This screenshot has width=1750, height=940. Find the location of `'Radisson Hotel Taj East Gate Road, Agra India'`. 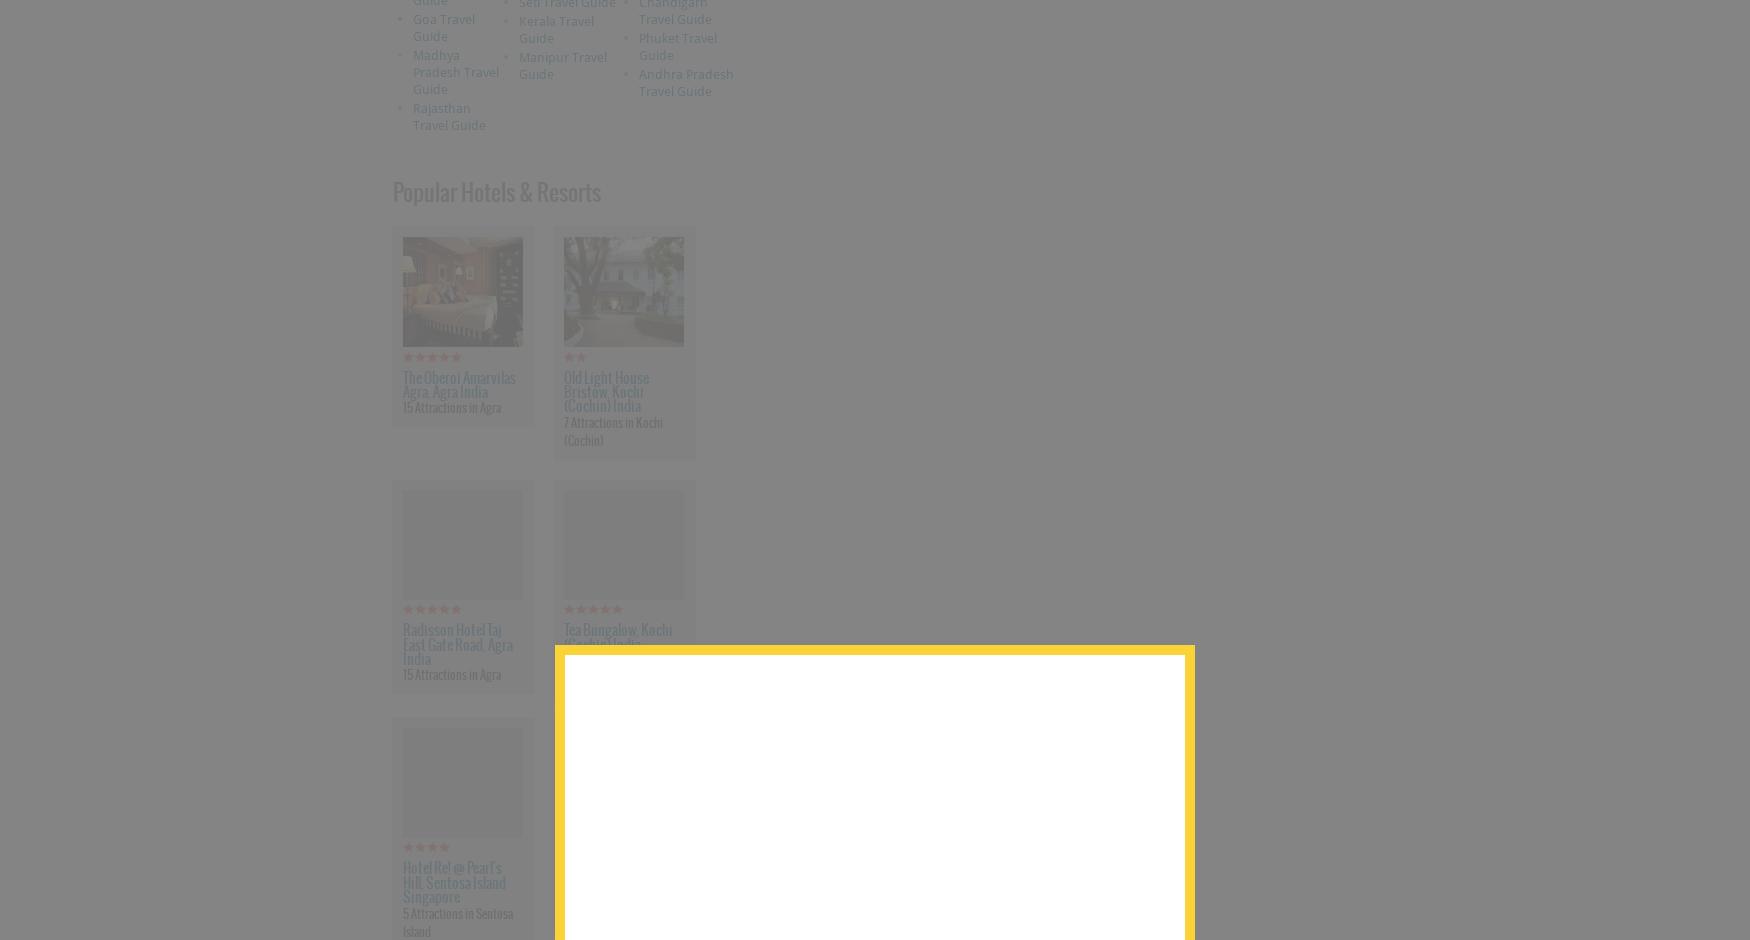

'Radisson Hotel Taj East Gate Road, Agra India' is located at coordinates (400, 644).